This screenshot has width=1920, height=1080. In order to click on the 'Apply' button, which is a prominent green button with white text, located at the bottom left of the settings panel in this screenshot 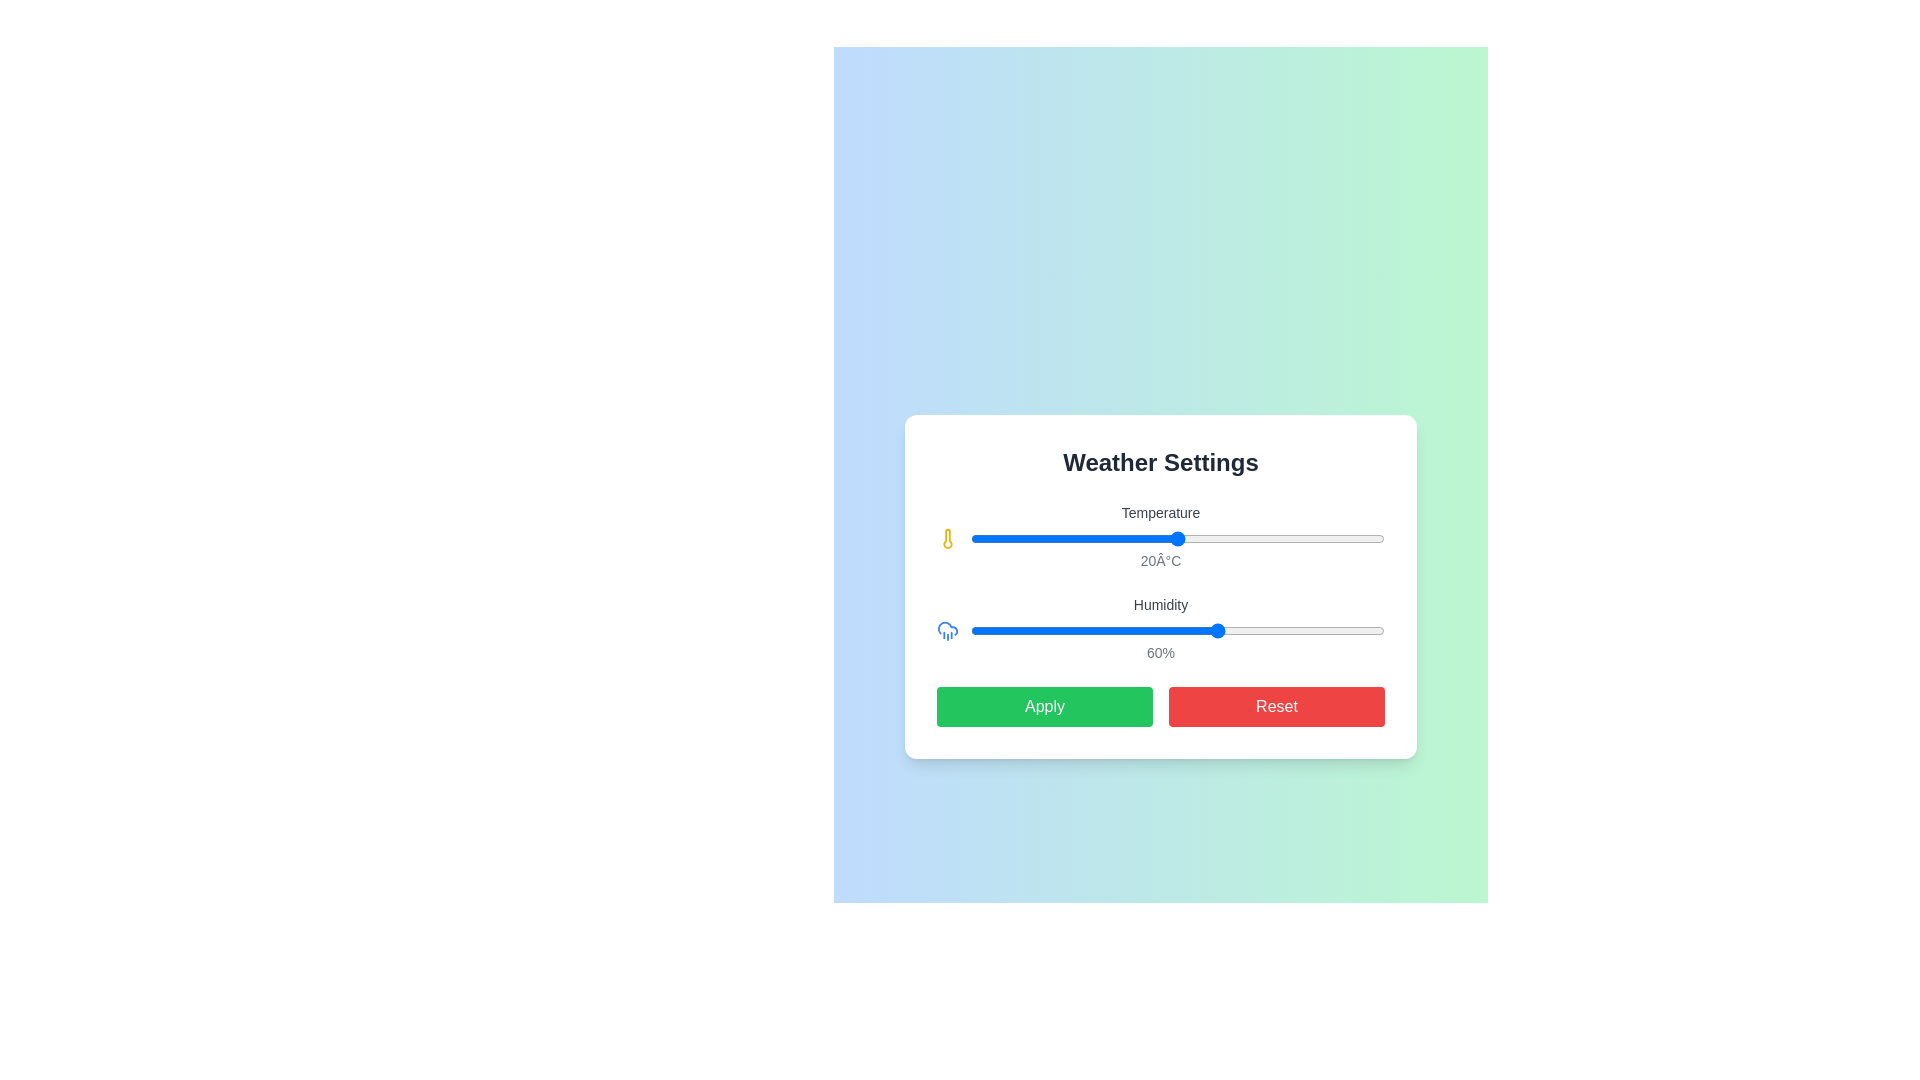, I will do `click(1044, 705)`.